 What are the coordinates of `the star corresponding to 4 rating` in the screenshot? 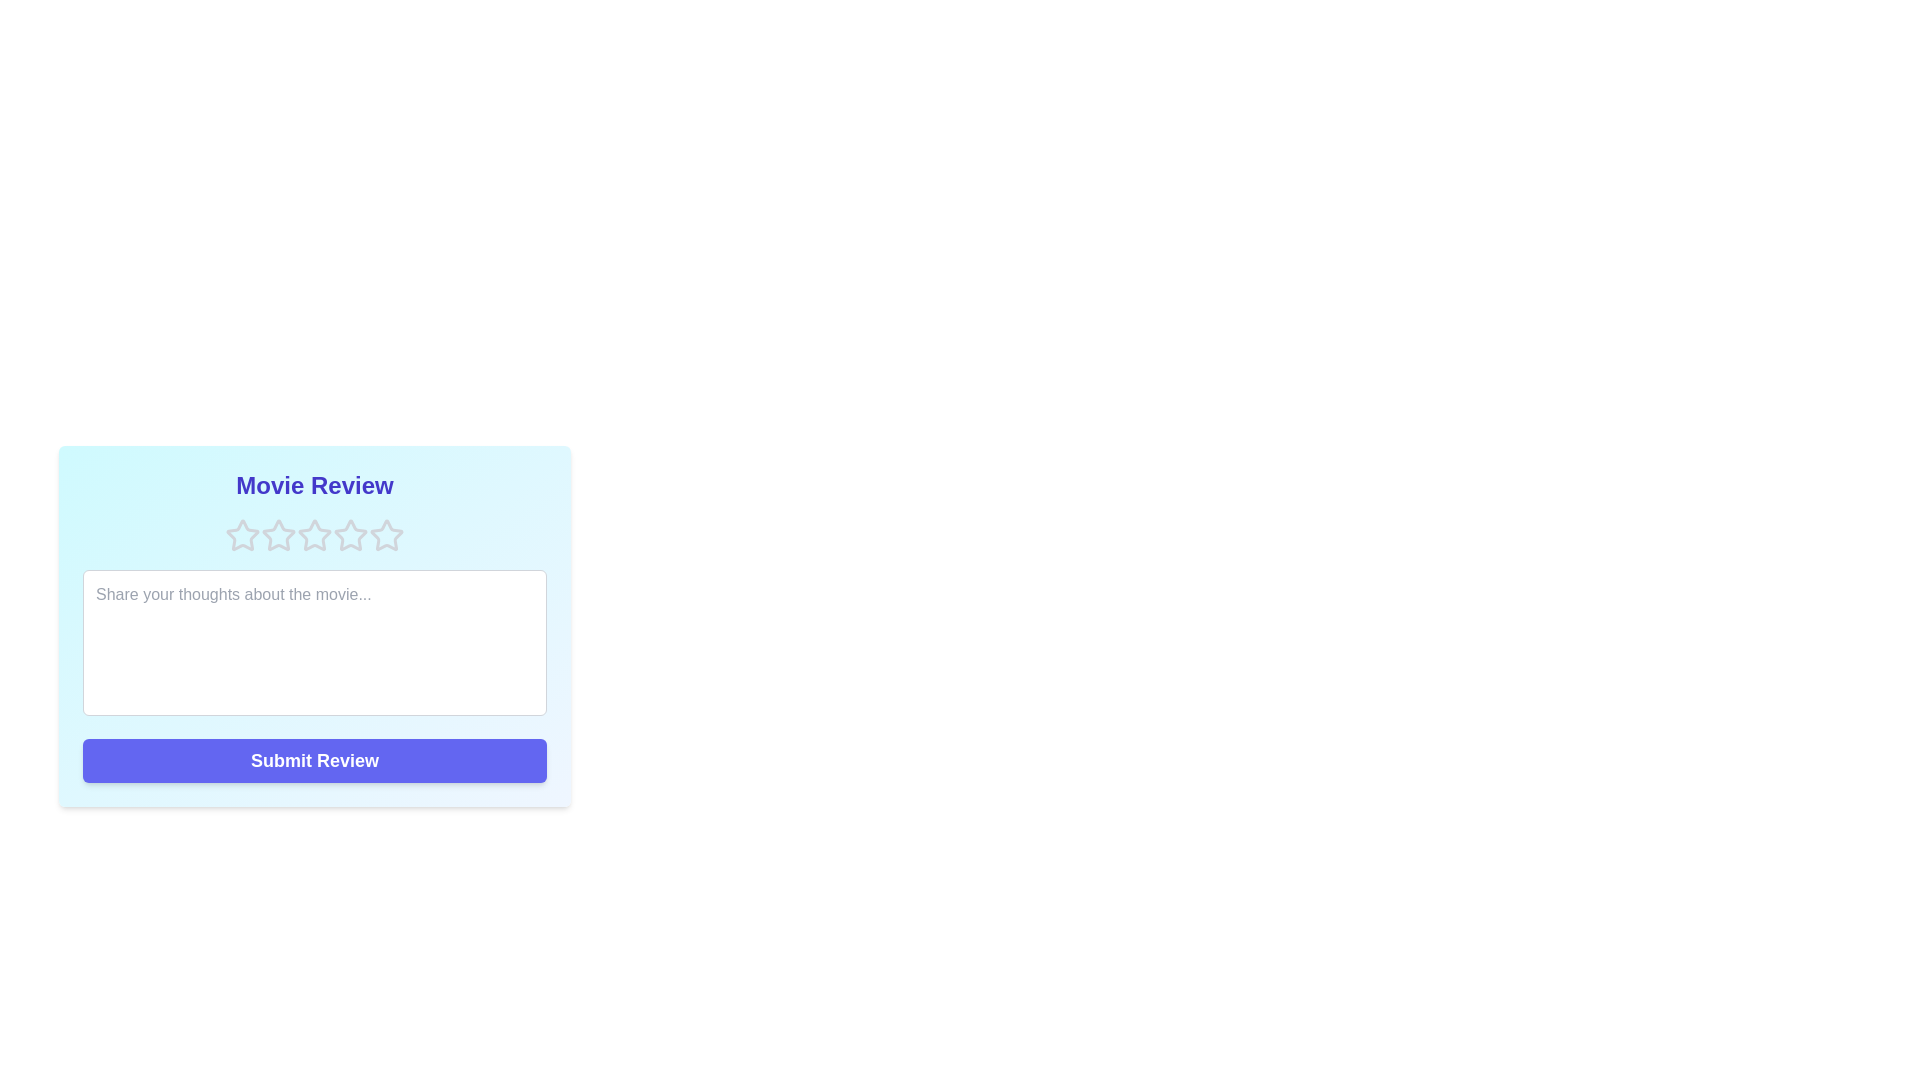 It's located at (350, 535).